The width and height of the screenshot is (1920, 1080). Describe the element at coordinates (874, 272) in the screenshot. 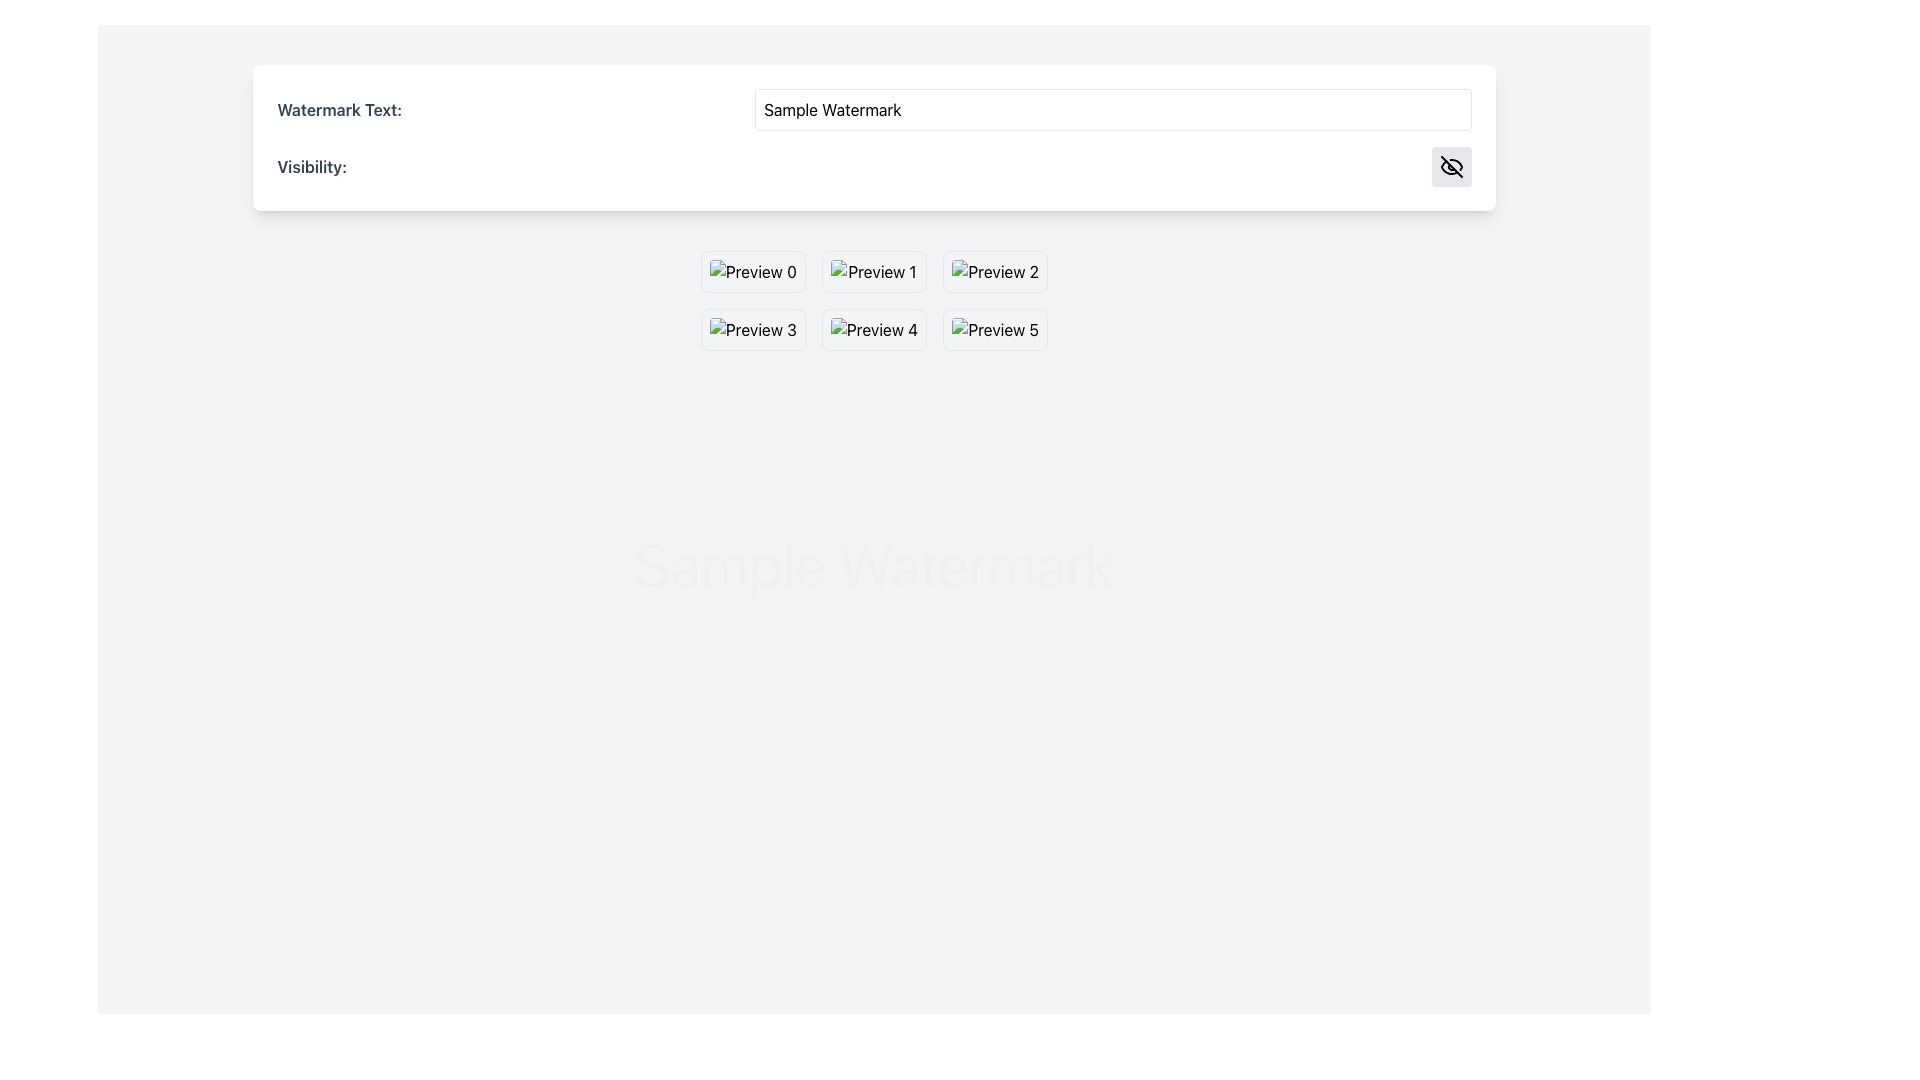

I see `the 'Preview 1' Image Preview Thumbnail, which is the second thumbnail in the top row` at that location.